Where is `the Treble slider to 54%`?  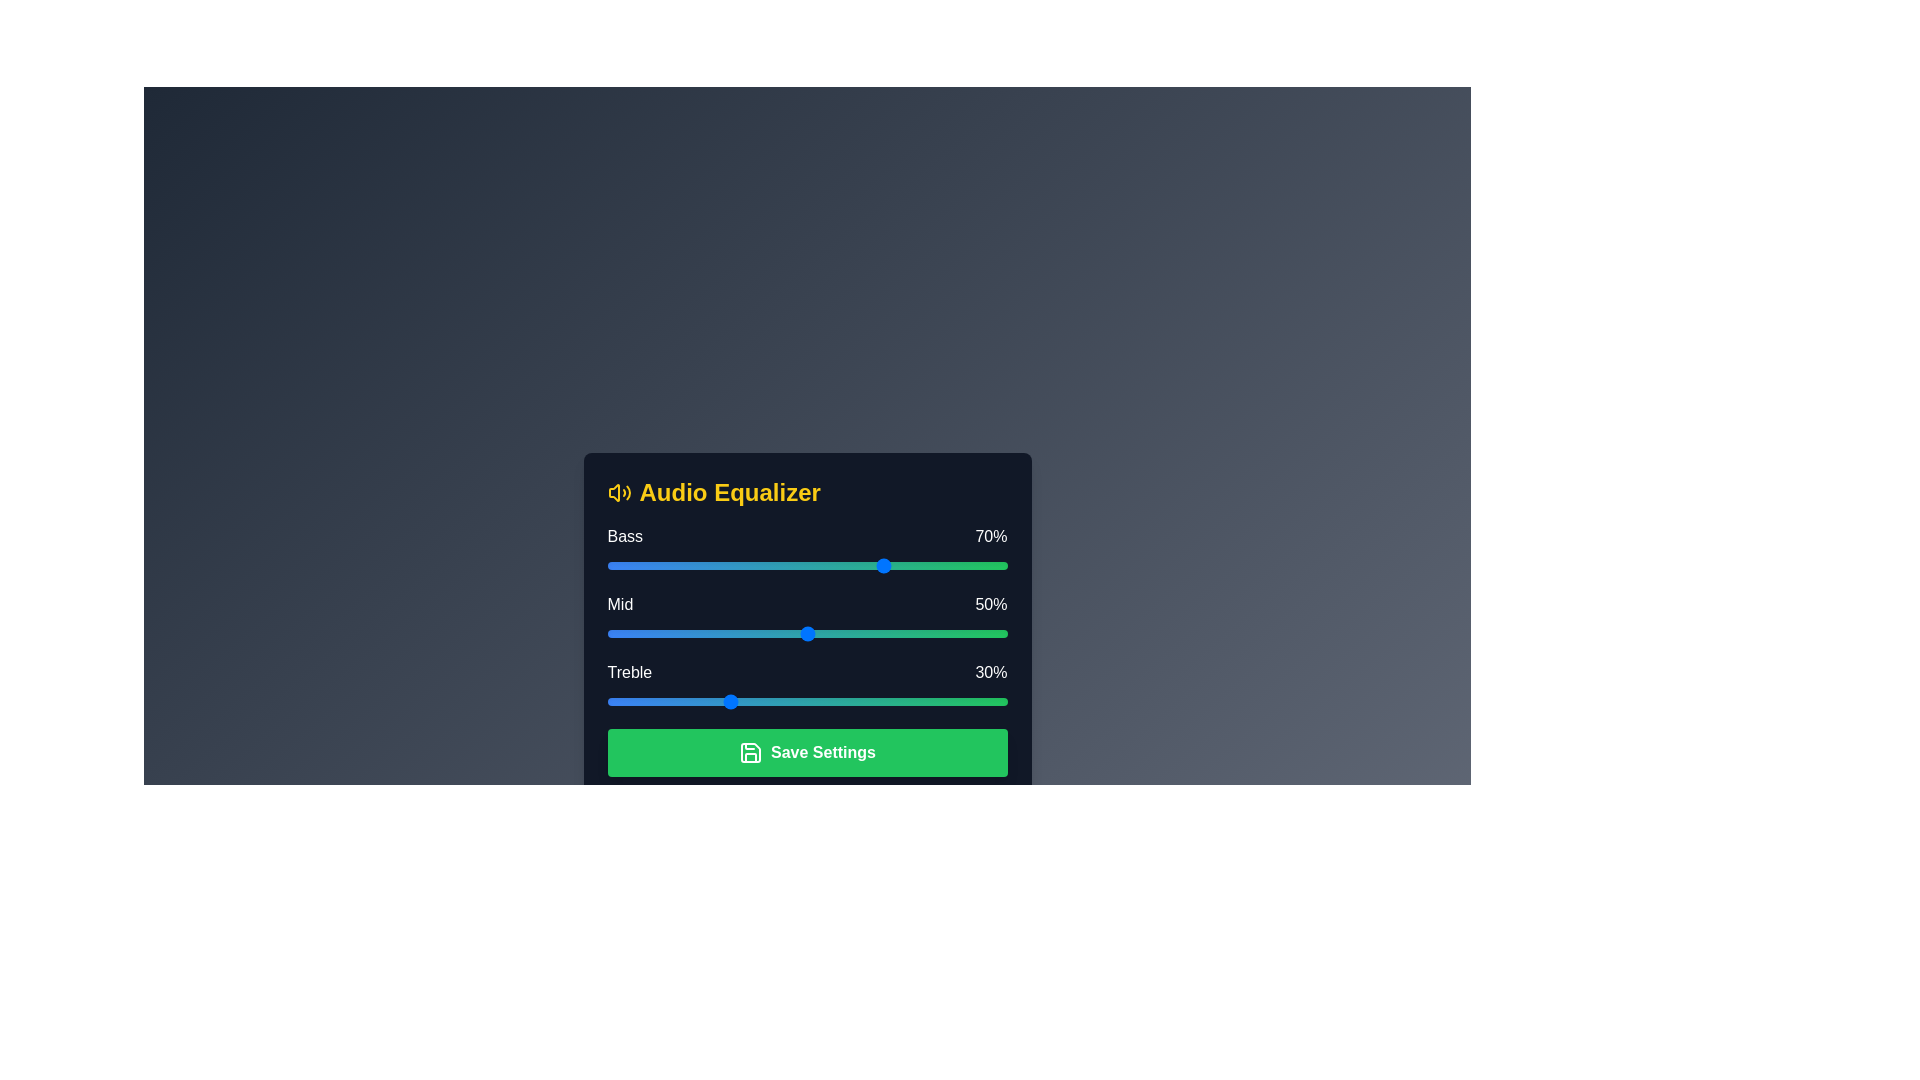
the Treble slider to 54% is located at coordinates (823, 701).